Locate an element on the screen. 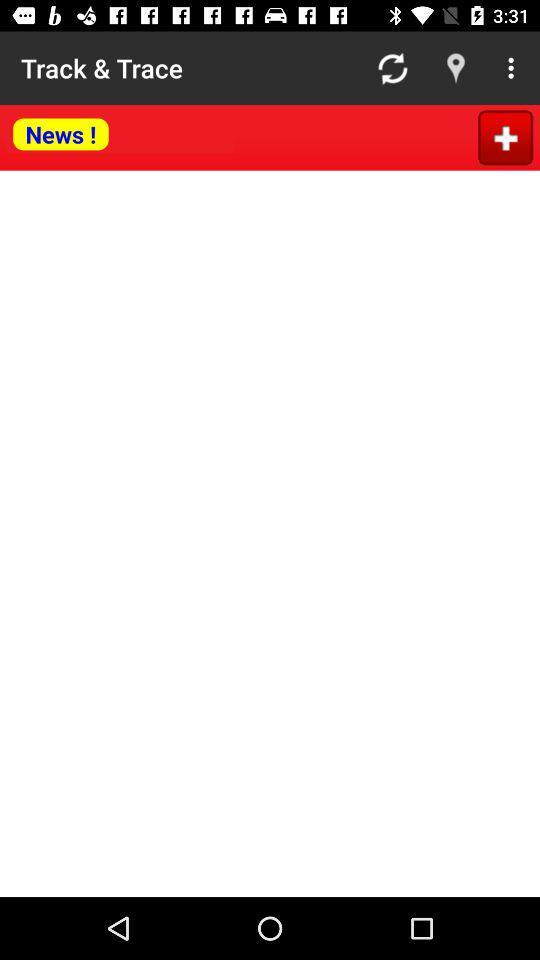 The image size is (540, 960). the add icon is located at coordinates (504, 136).